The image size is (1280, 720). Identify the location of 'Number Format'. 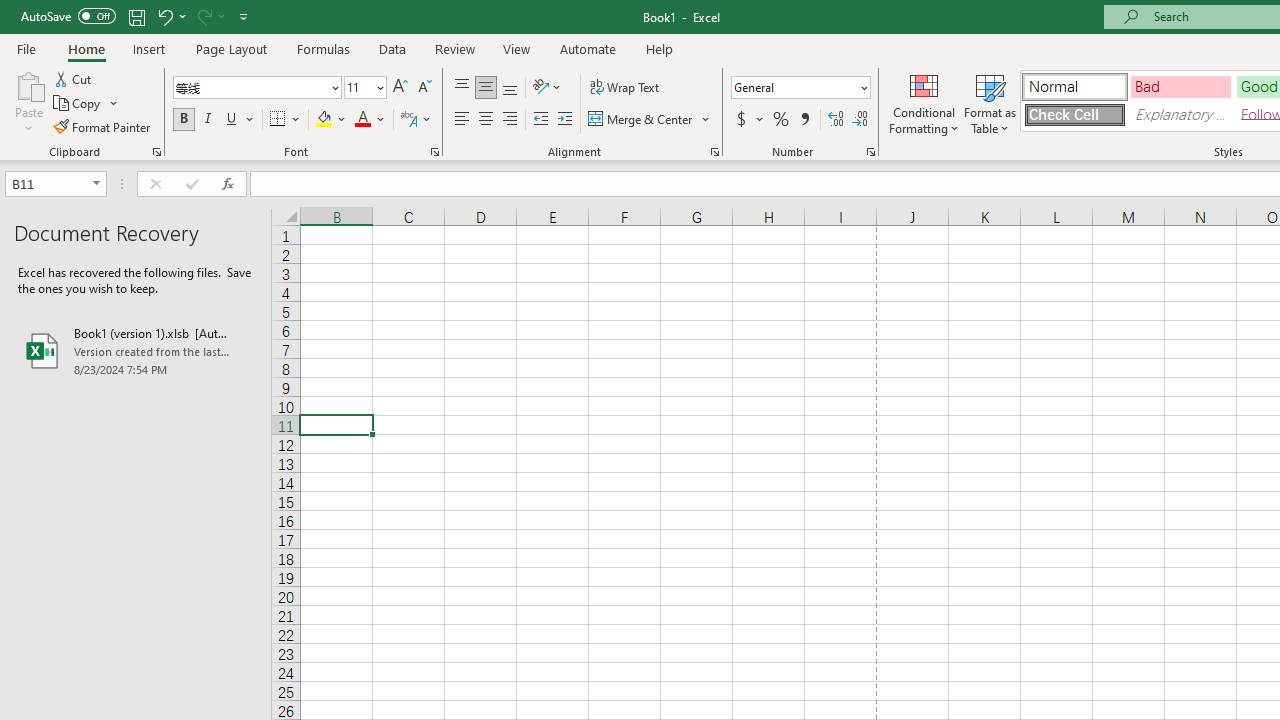
(800, 86).